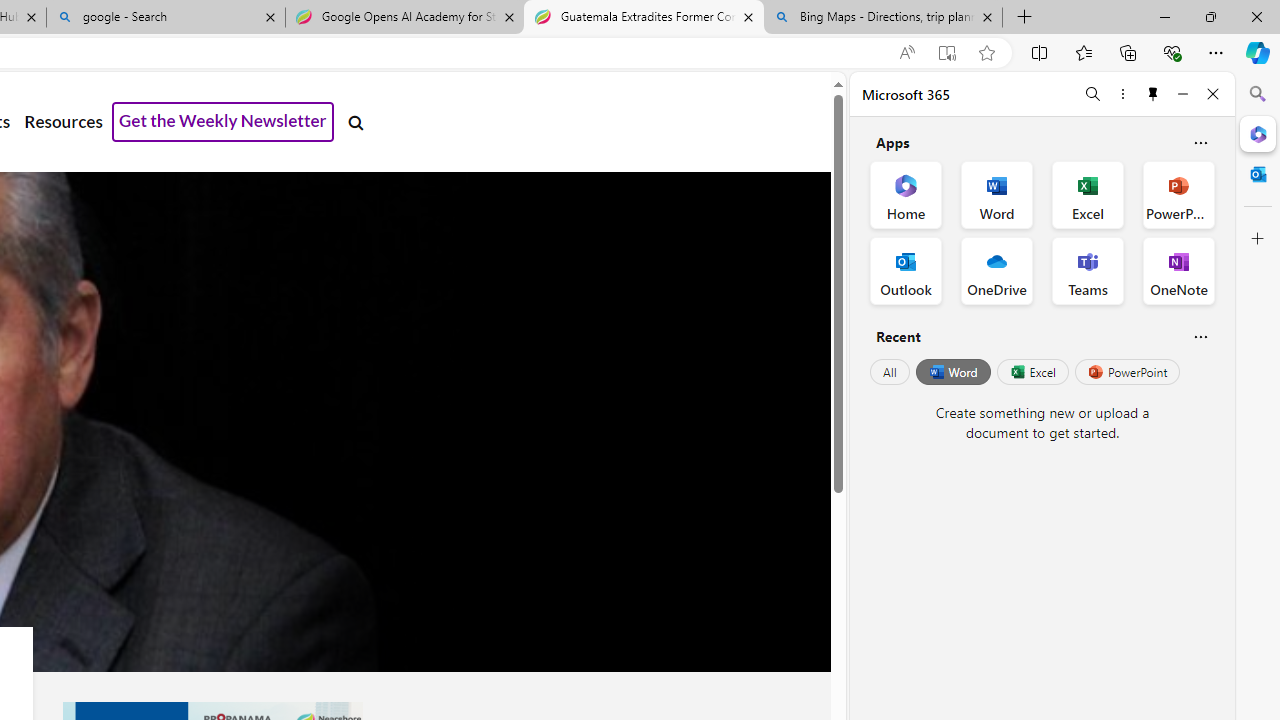  What do you see at coordinates (166, 17) in the screenshot?
I see `'google - Search'` at bounding box center [166, 17].